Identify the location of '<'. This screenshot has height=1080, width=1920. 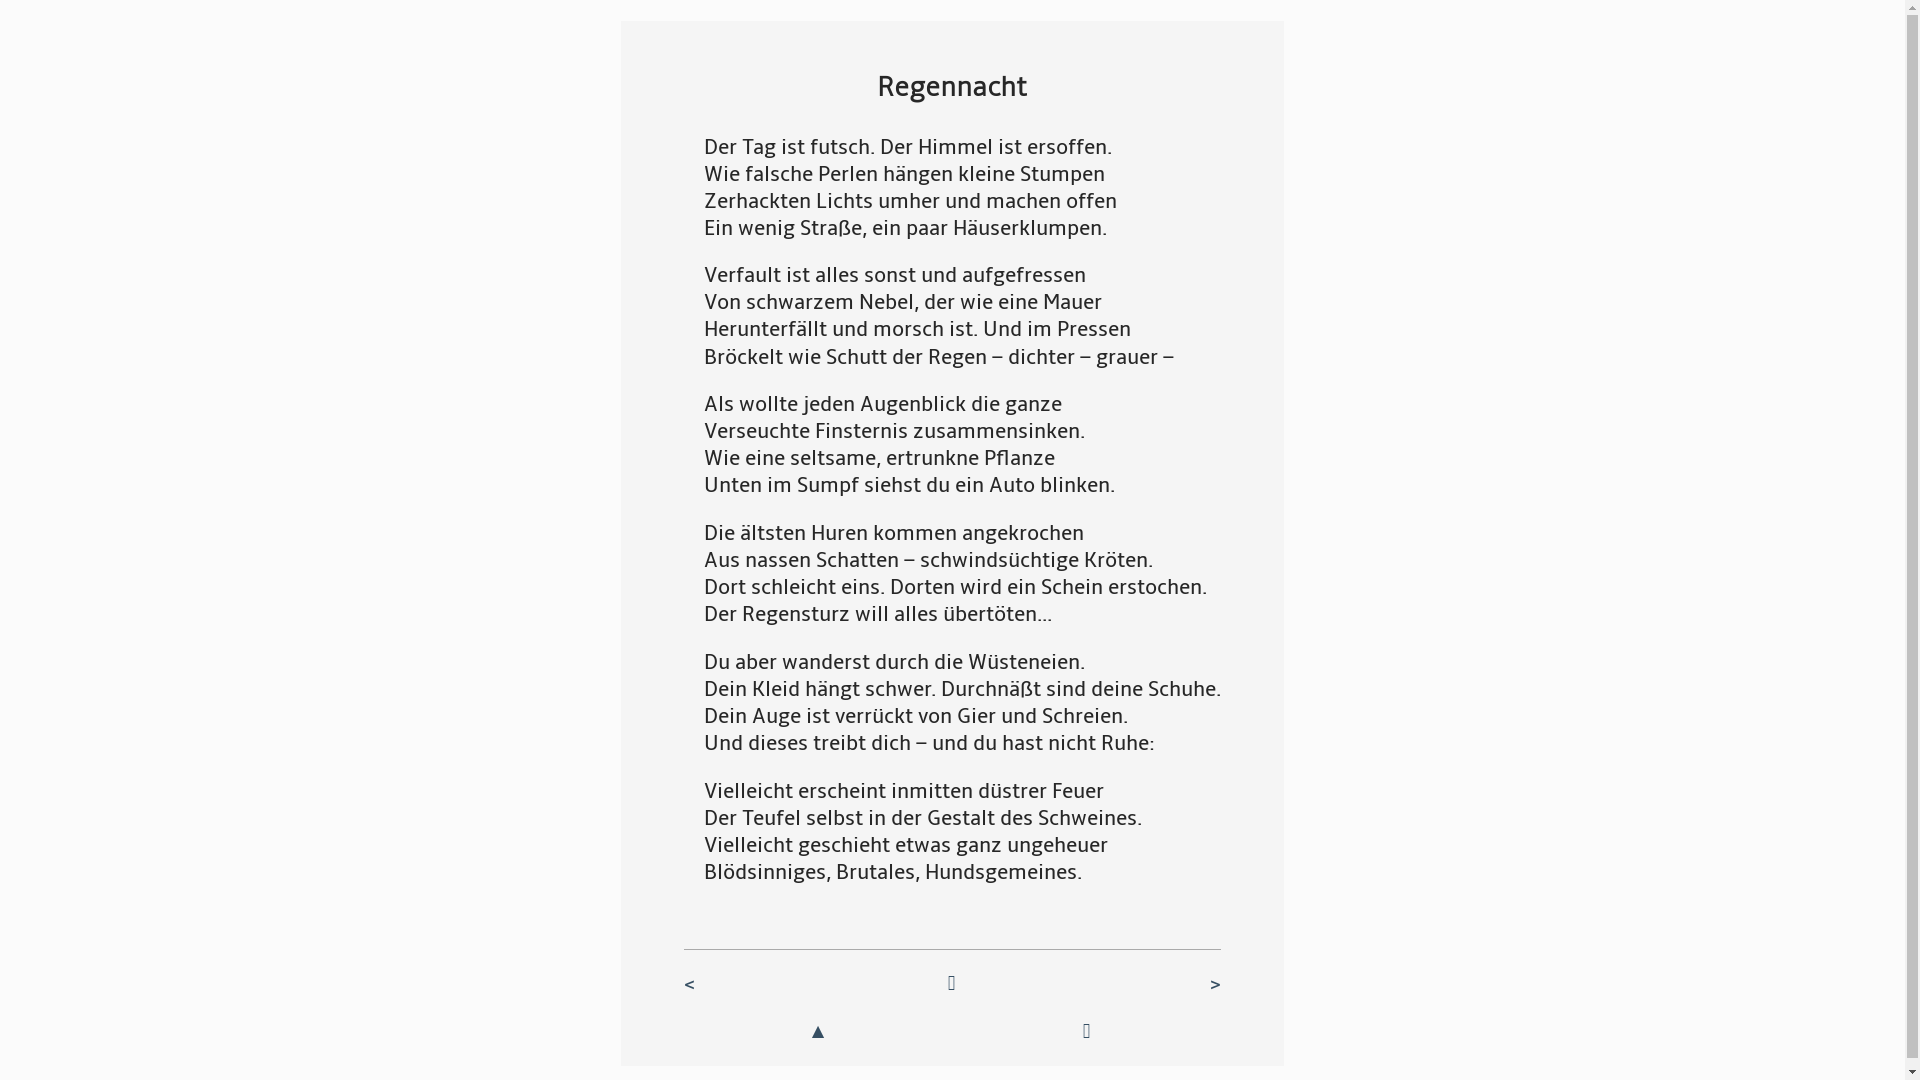
(710, 983).